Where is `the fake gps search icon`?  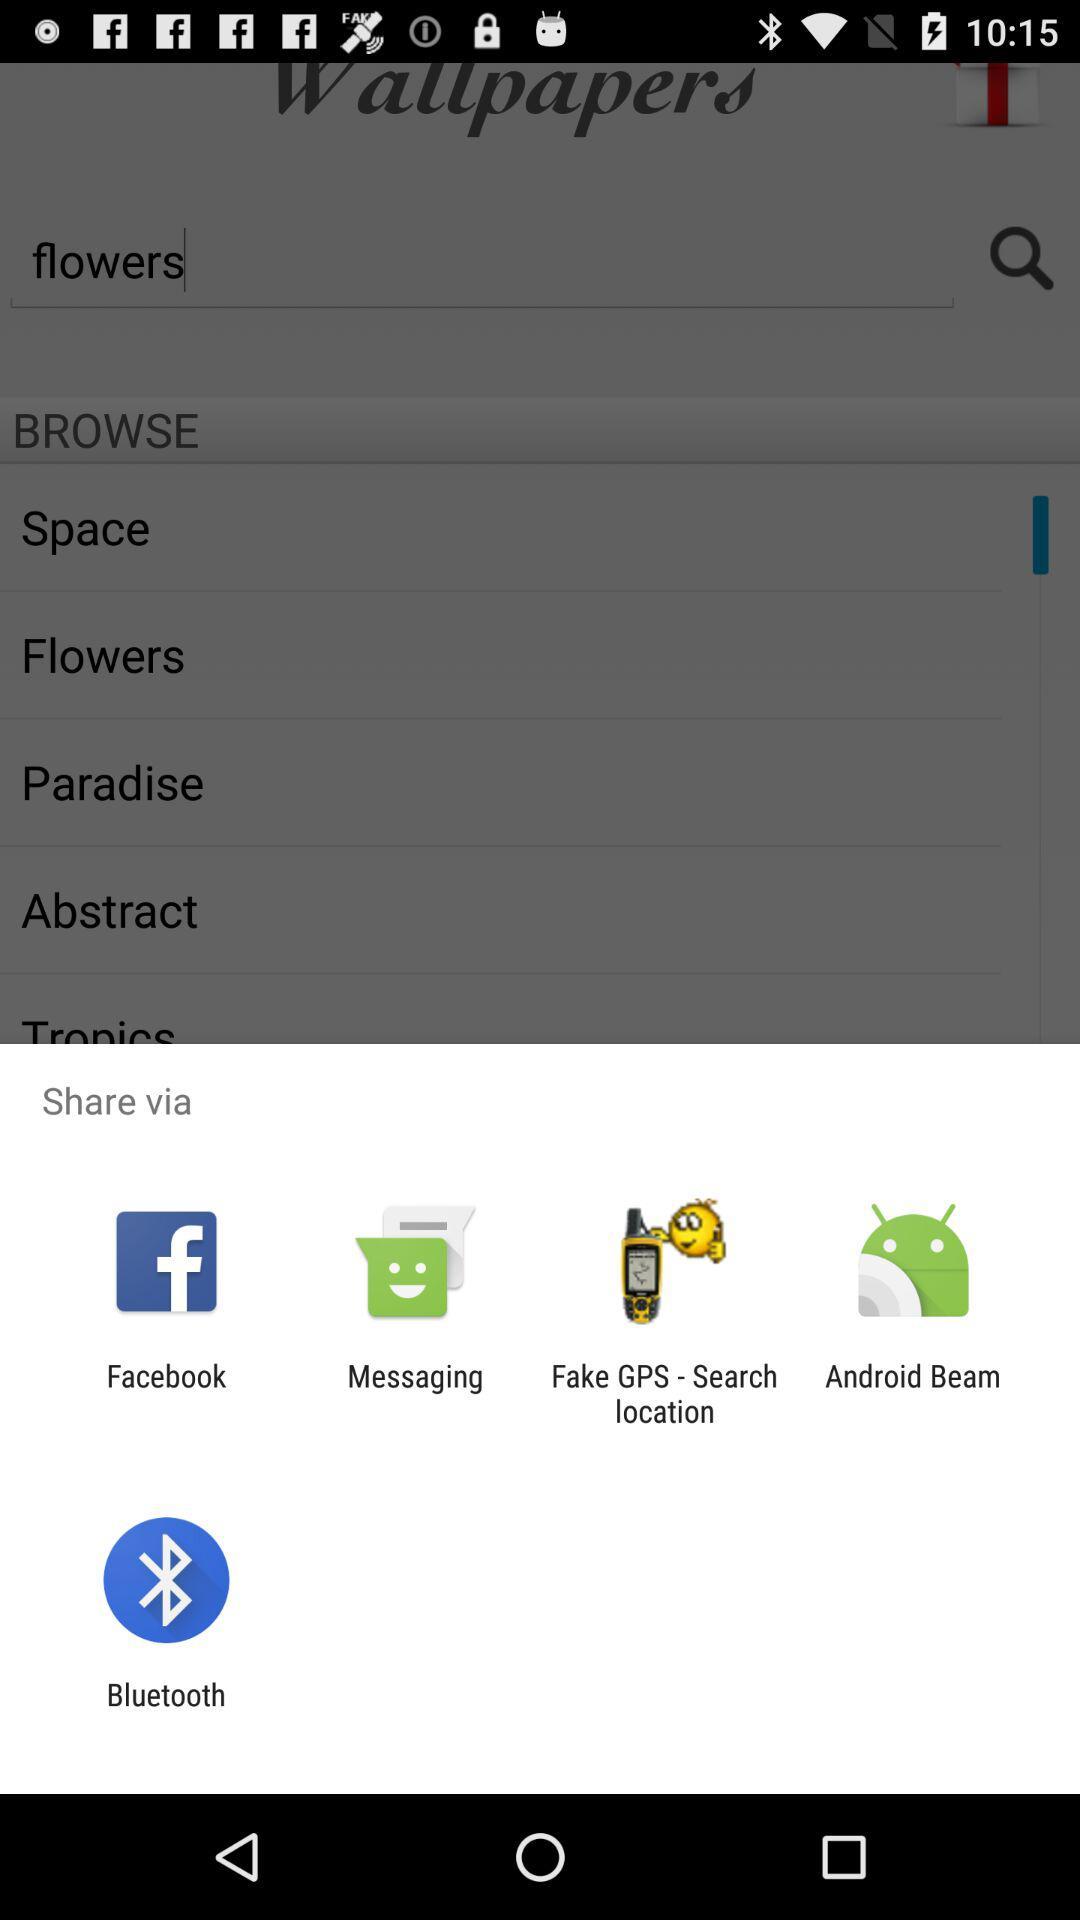 the fake gps search icon is located at coordinates (664, 1392).